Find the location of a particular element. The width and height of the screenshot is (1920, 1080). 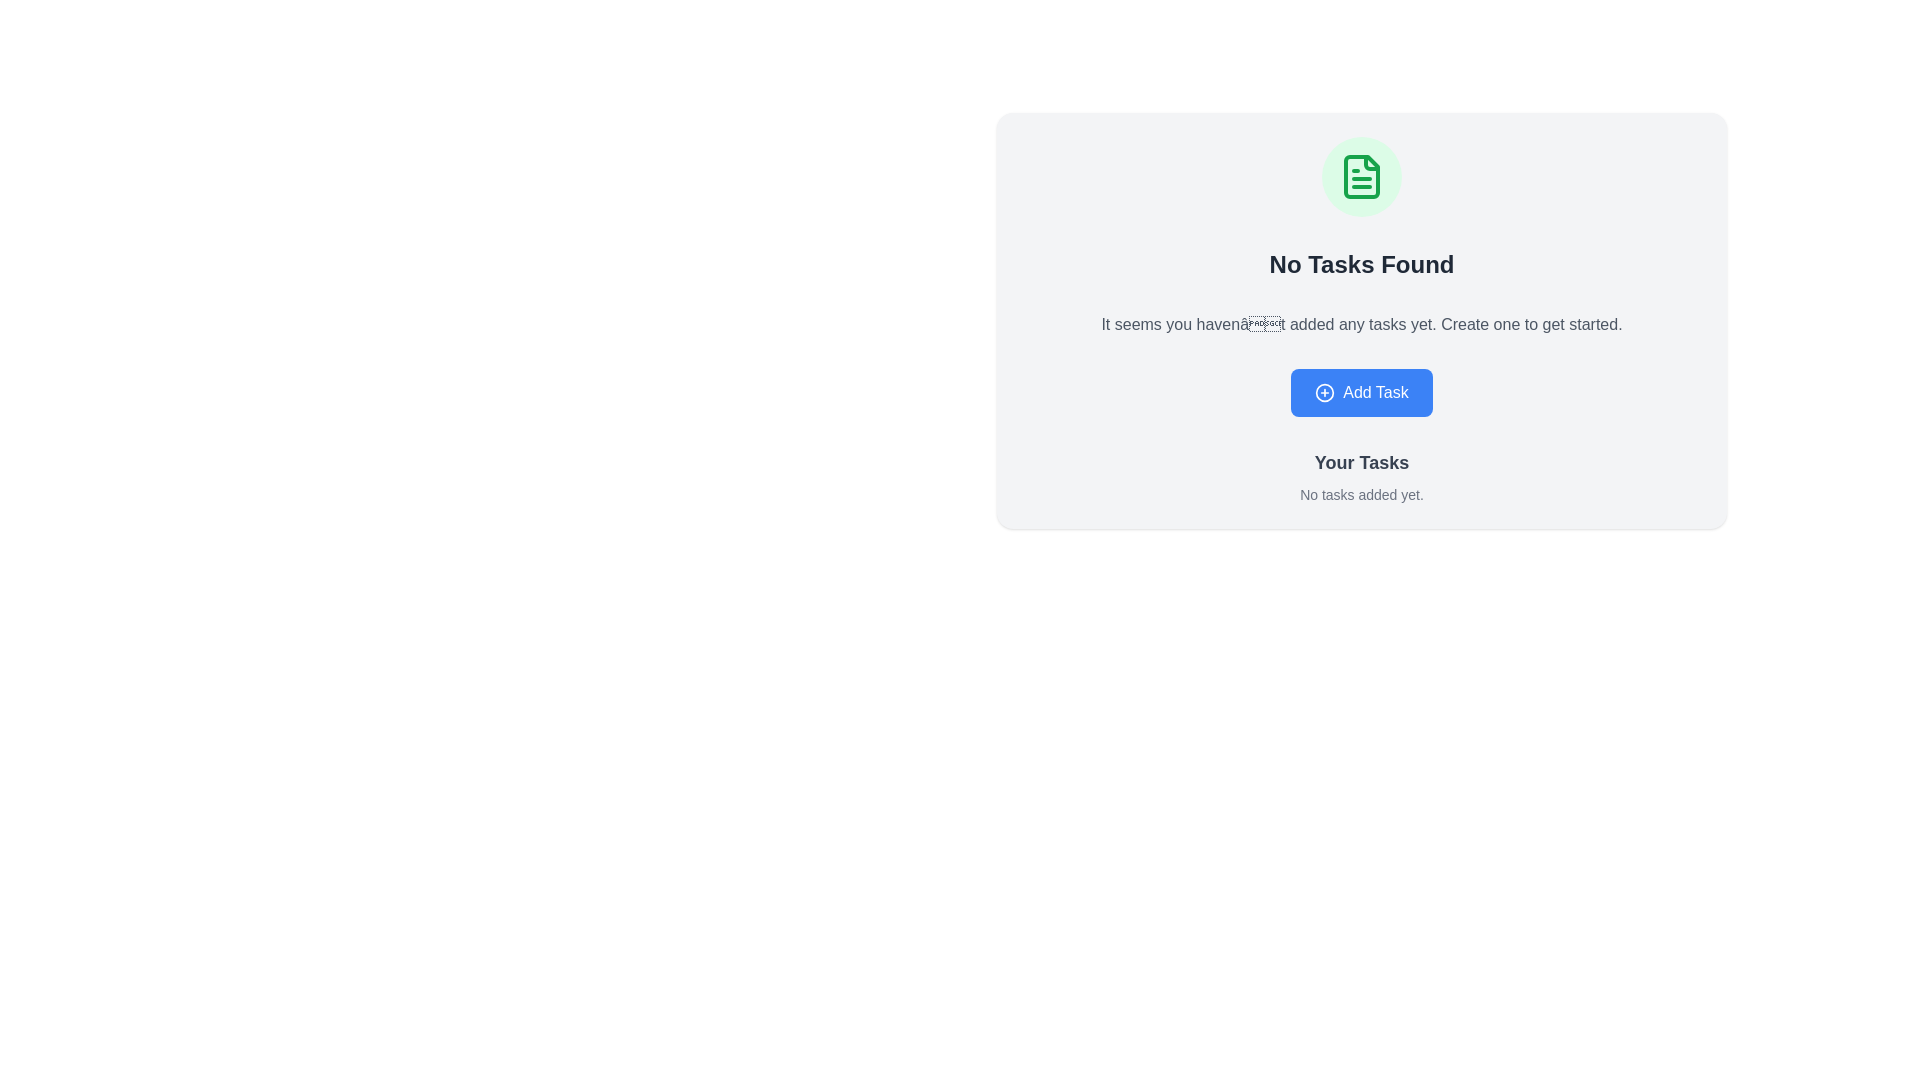

the Text Label that serves as a section title for the tasks section, positioned above the 'No tasks added yet.' message is located at coordinates (1361, 462).